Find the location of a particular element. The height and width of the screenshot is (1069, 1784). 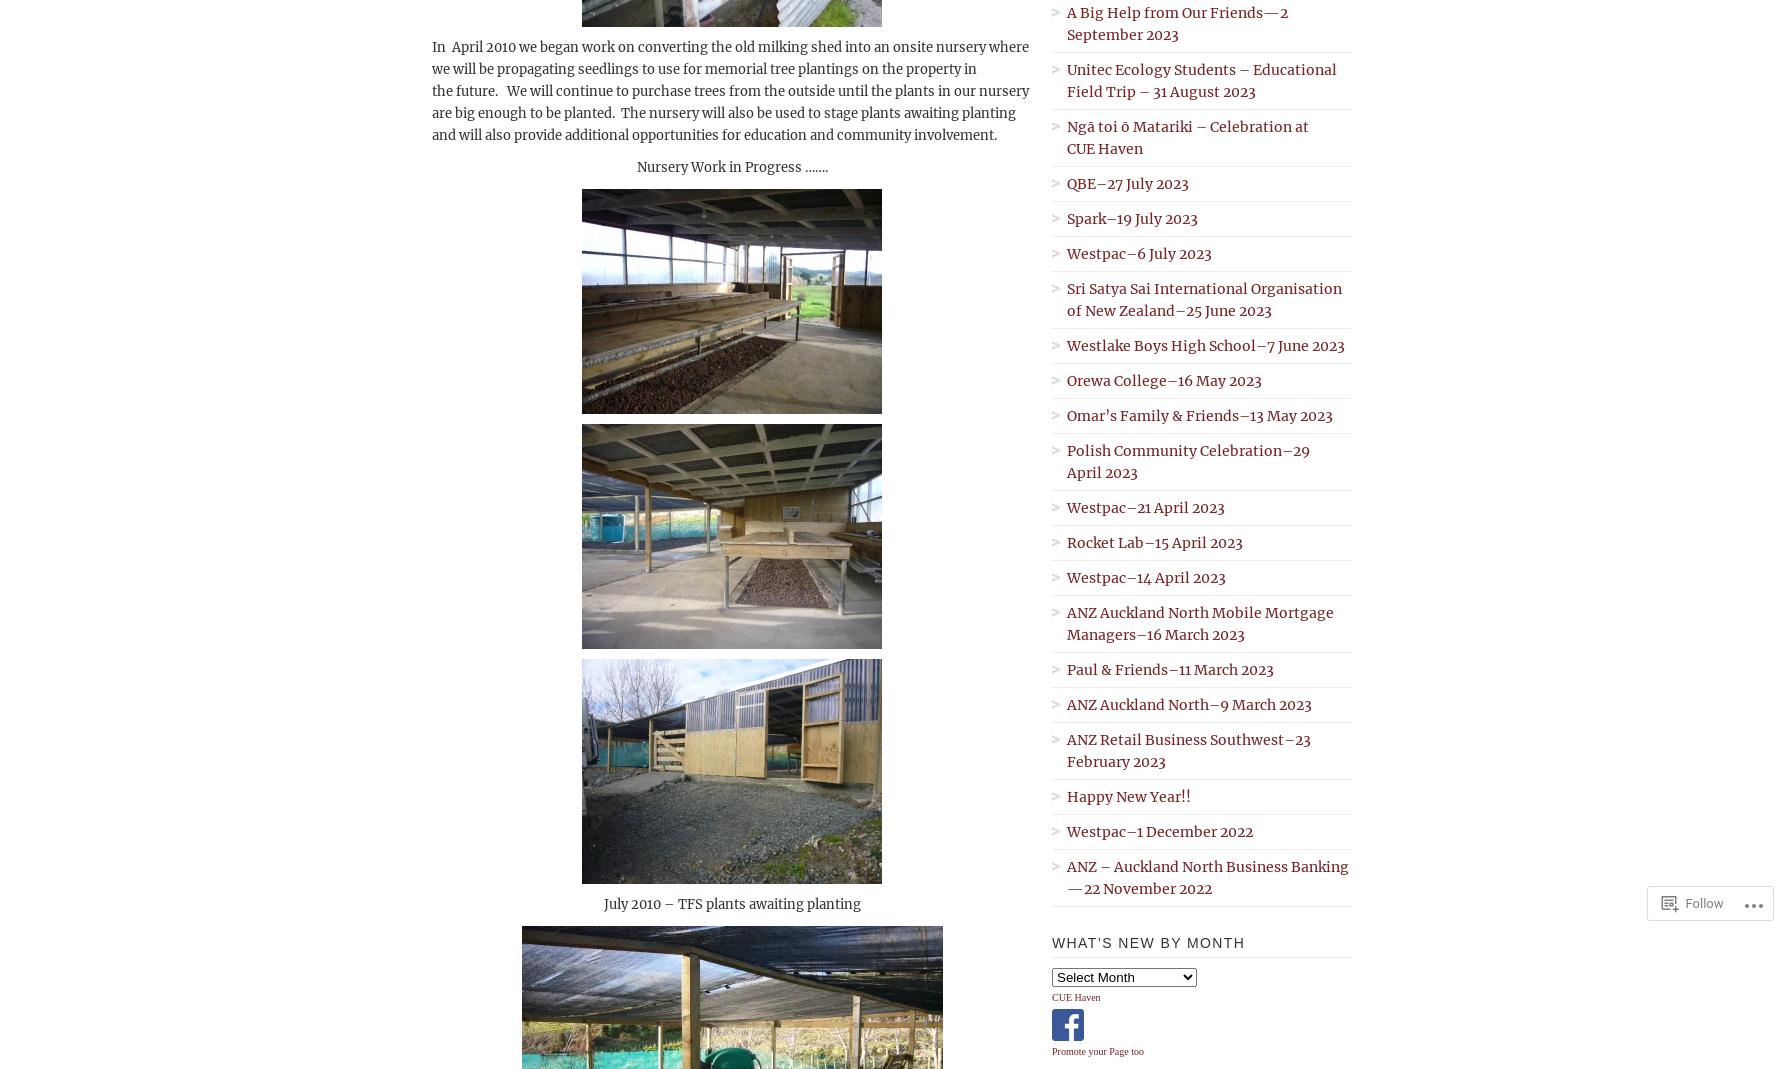

'Promote your Page too' is located at coordinates (1096, 1051).